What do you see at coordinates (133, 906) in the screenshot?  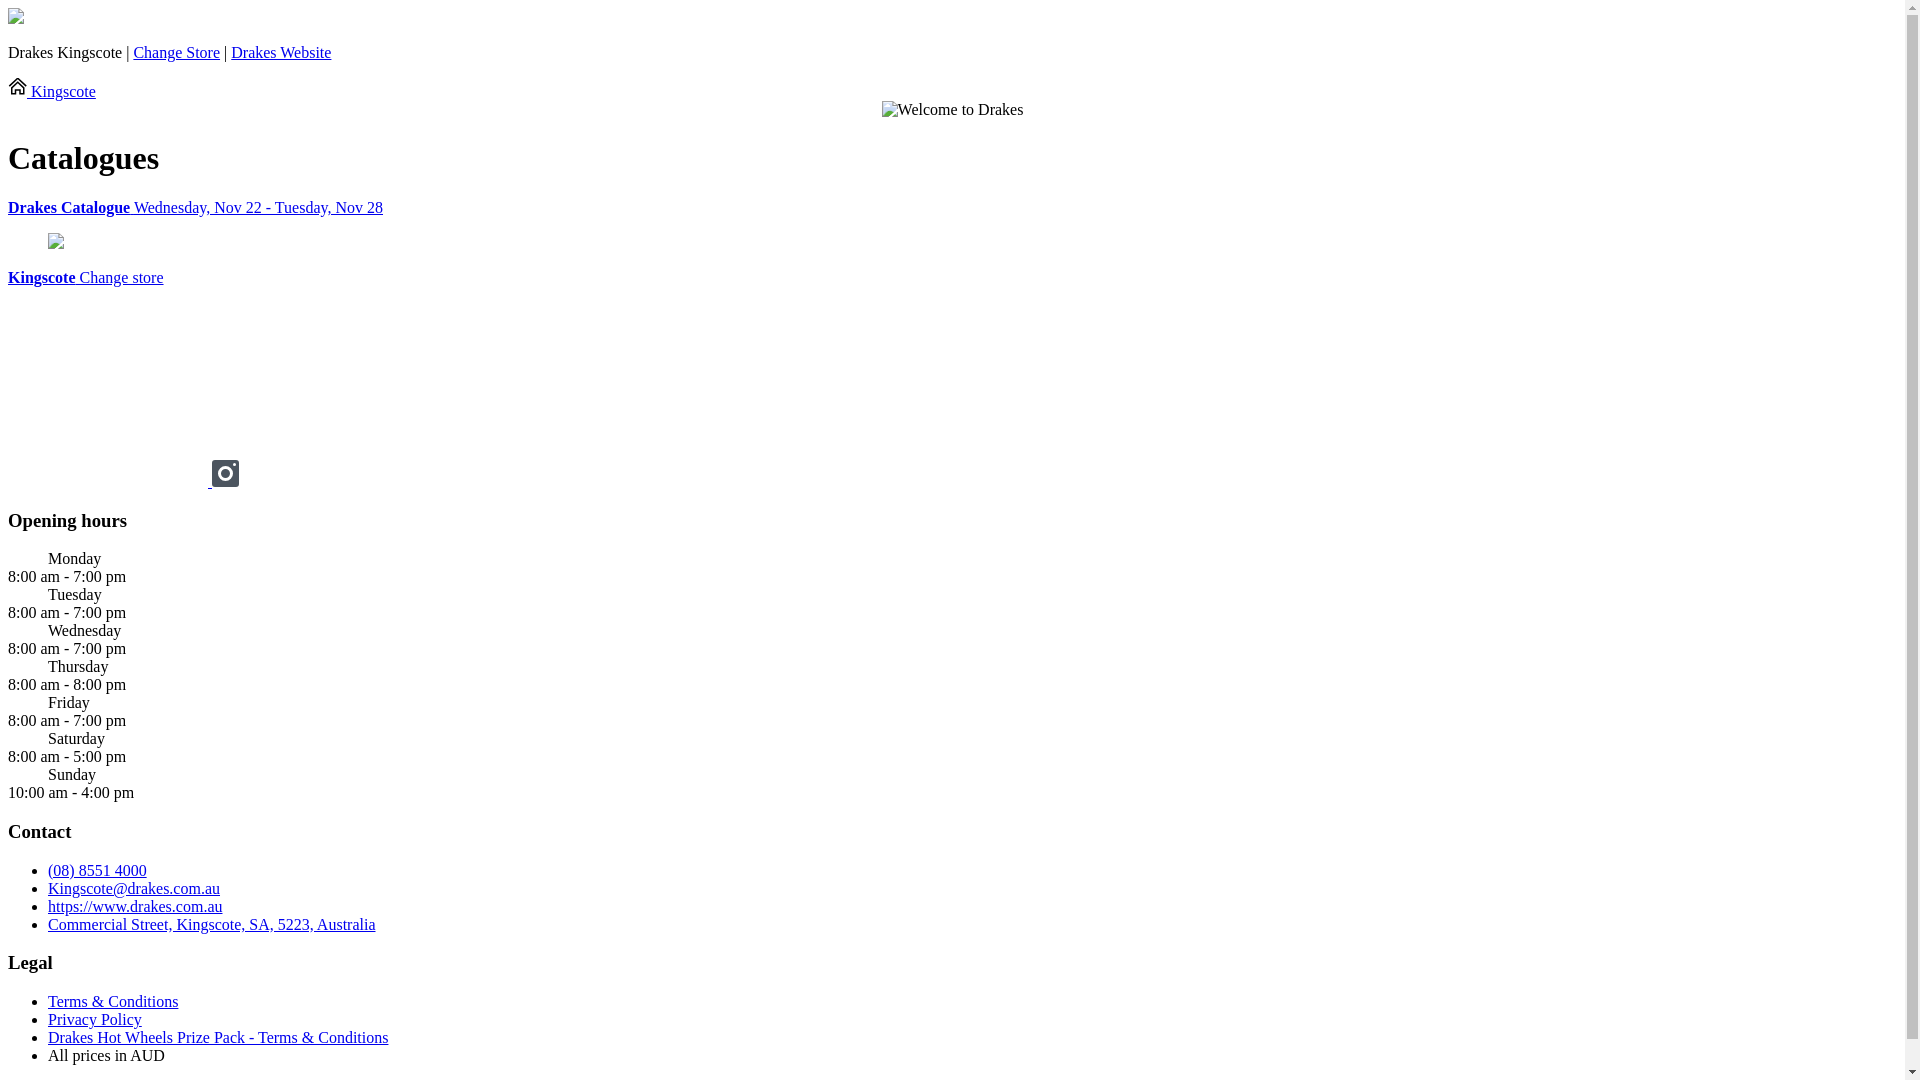 I see `'https://www.drakes.com.au'` at bounding box center [133, 906].